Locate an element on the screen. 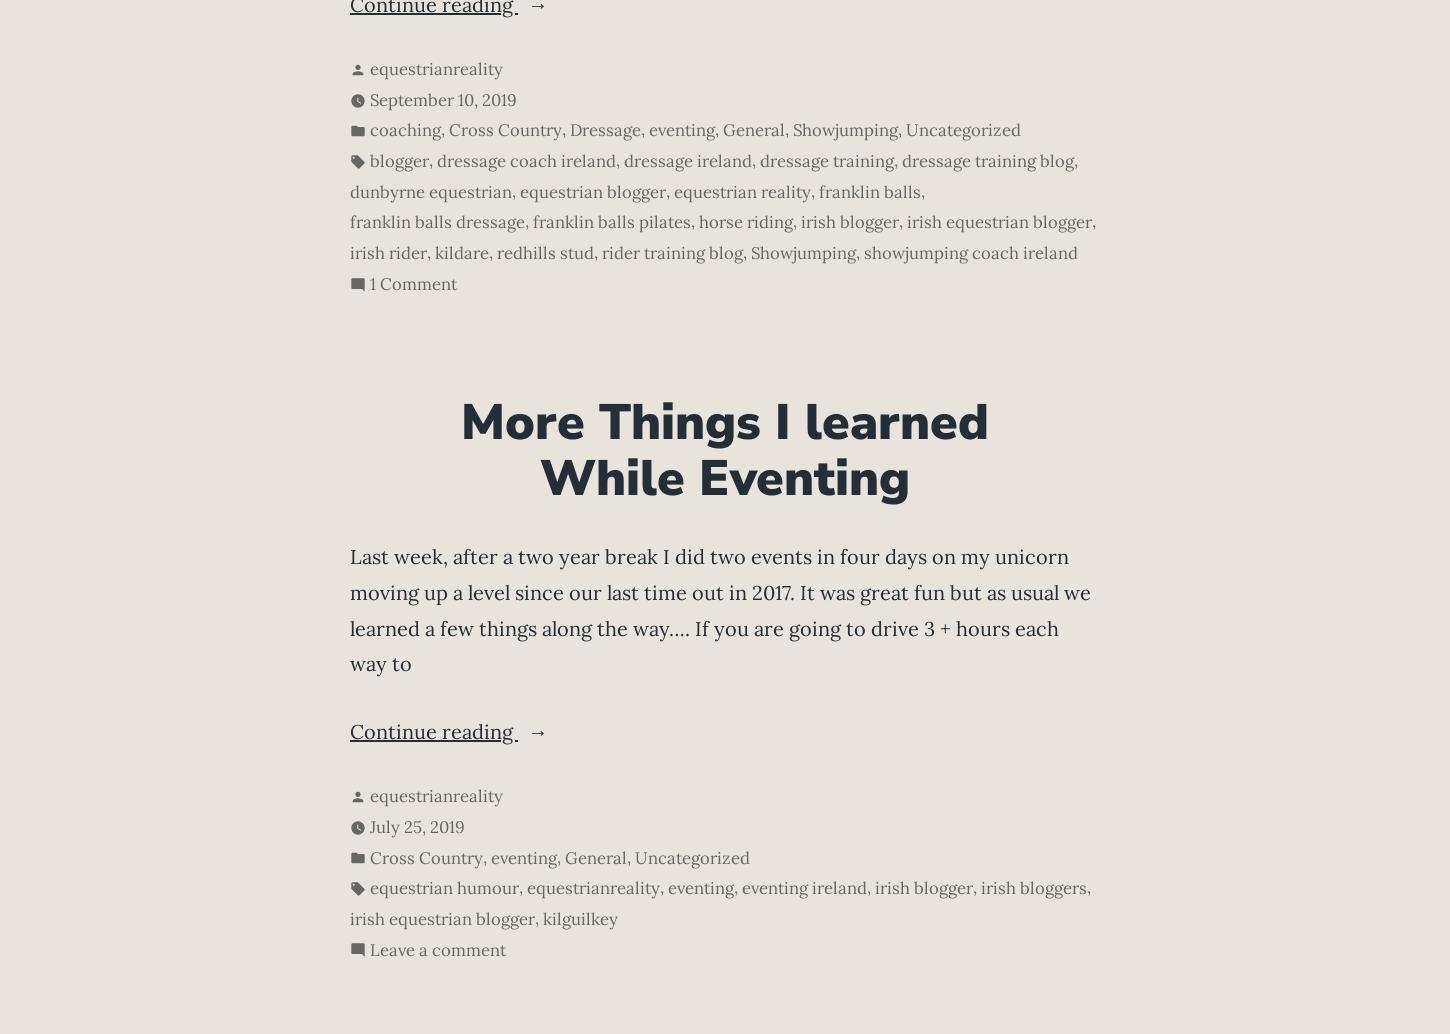 The height and width of the screenshot is (1034, 1450). 'eventing ireland' is located at coordinates (804, 886).